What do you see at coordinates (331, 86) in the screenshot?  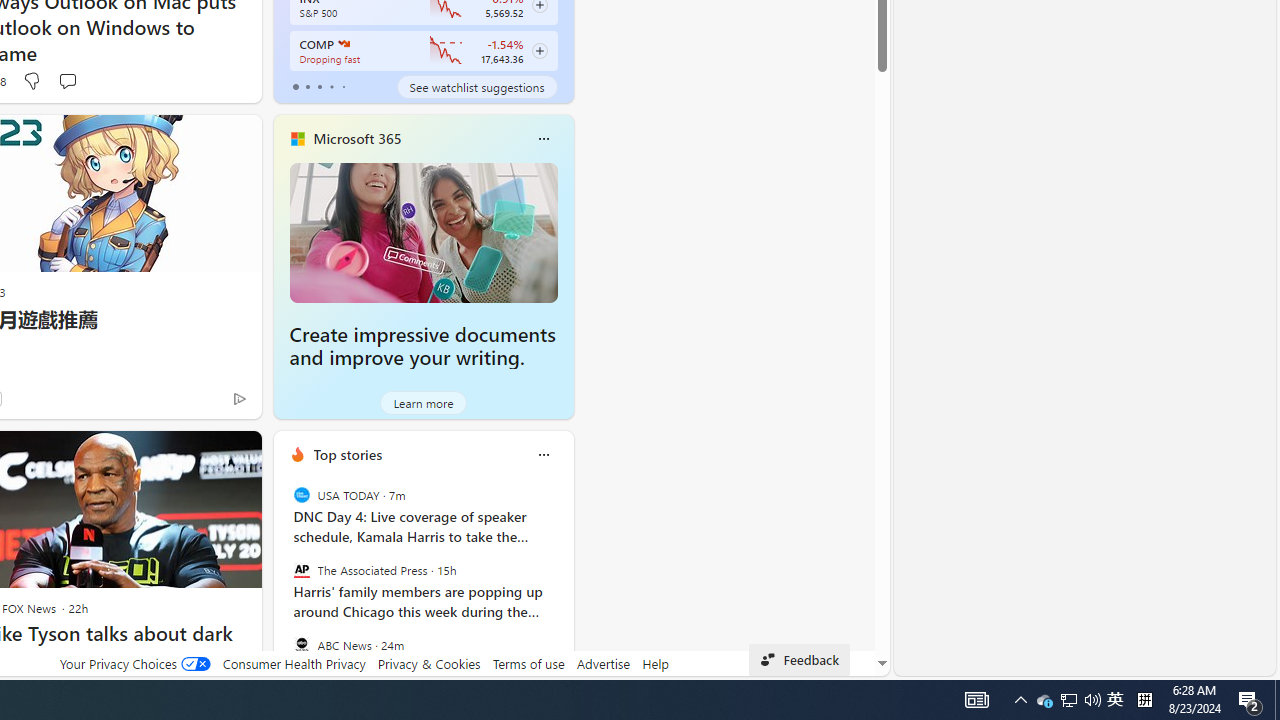 I see `'tab-3'` at bounding box center [331, 86].